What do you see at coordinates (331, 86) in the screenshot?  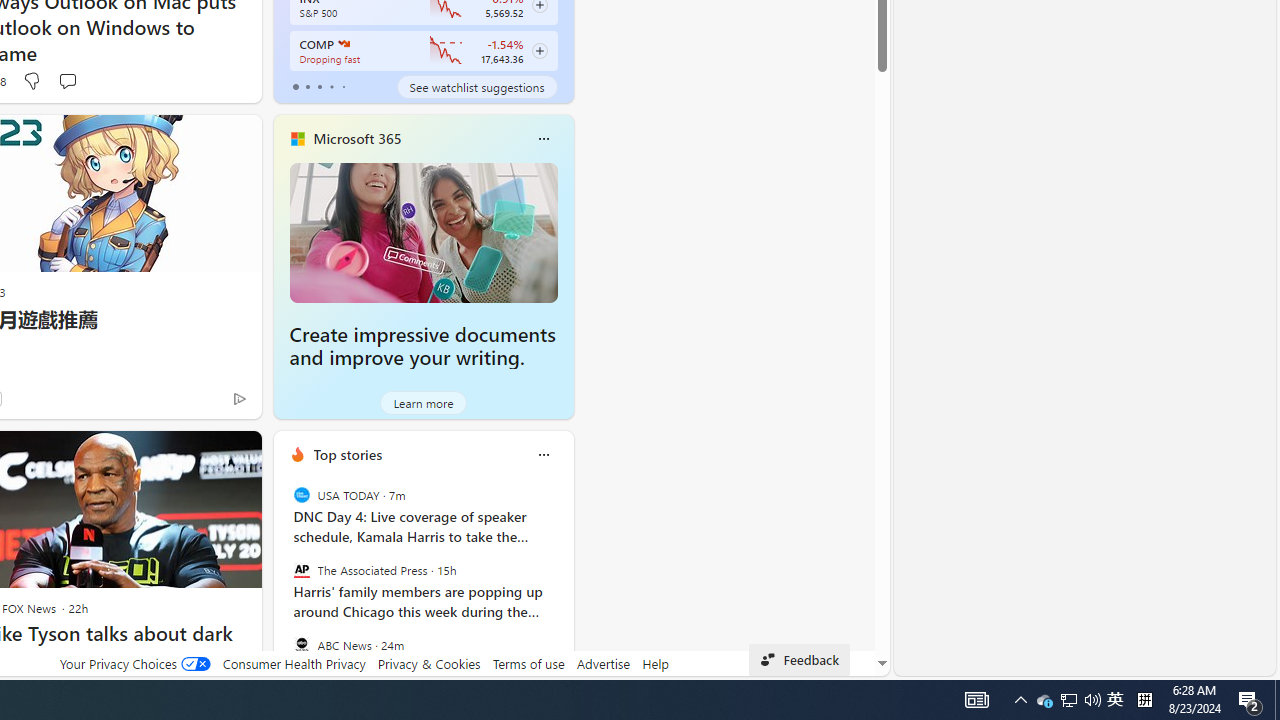 I see `'tab-3'` at bounding box center [331, 86].